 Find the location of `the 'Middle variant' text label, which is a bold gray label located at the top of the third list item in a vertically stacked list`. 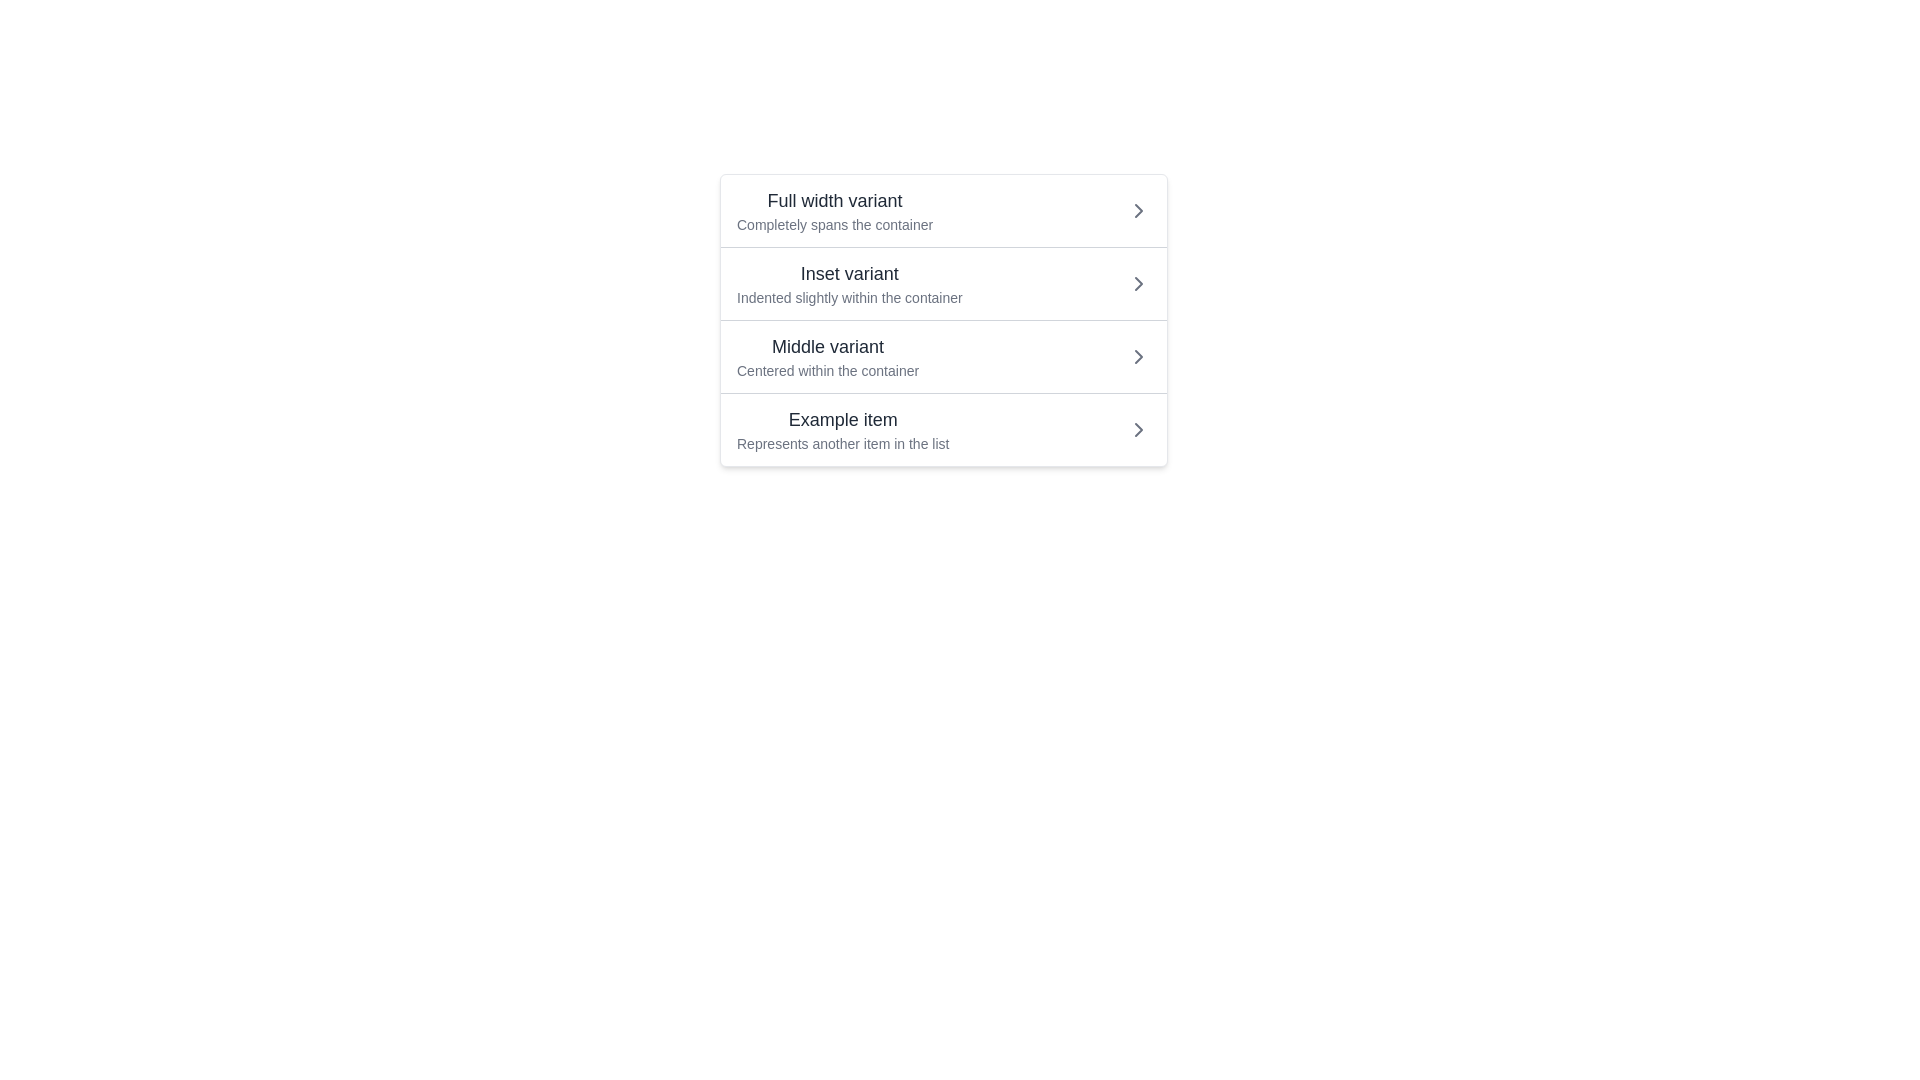

the 'Middle variant' text label, which is a bold gray label located at the top of the third list item in a vertically stacked list is located at coordinates (828, 346).